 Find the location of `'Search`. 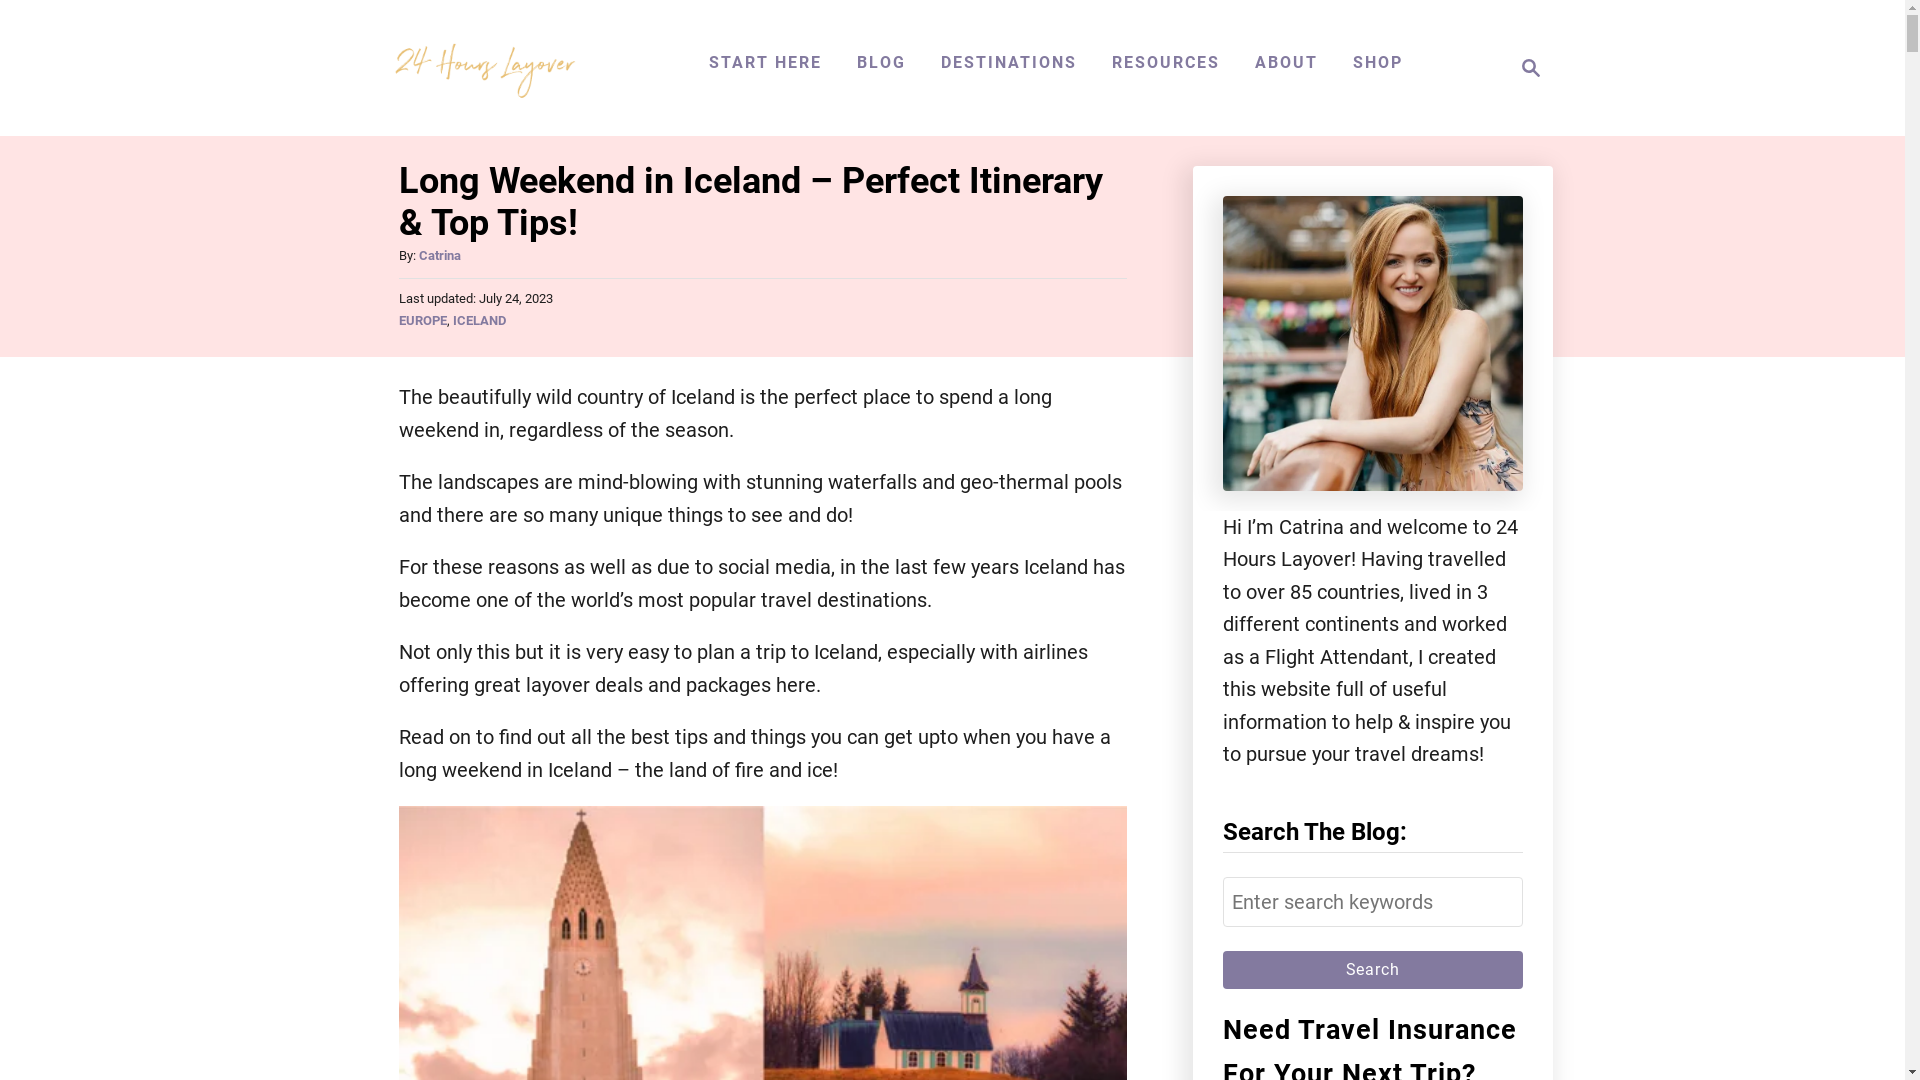

'Search is located at coordinates (1524, 67).